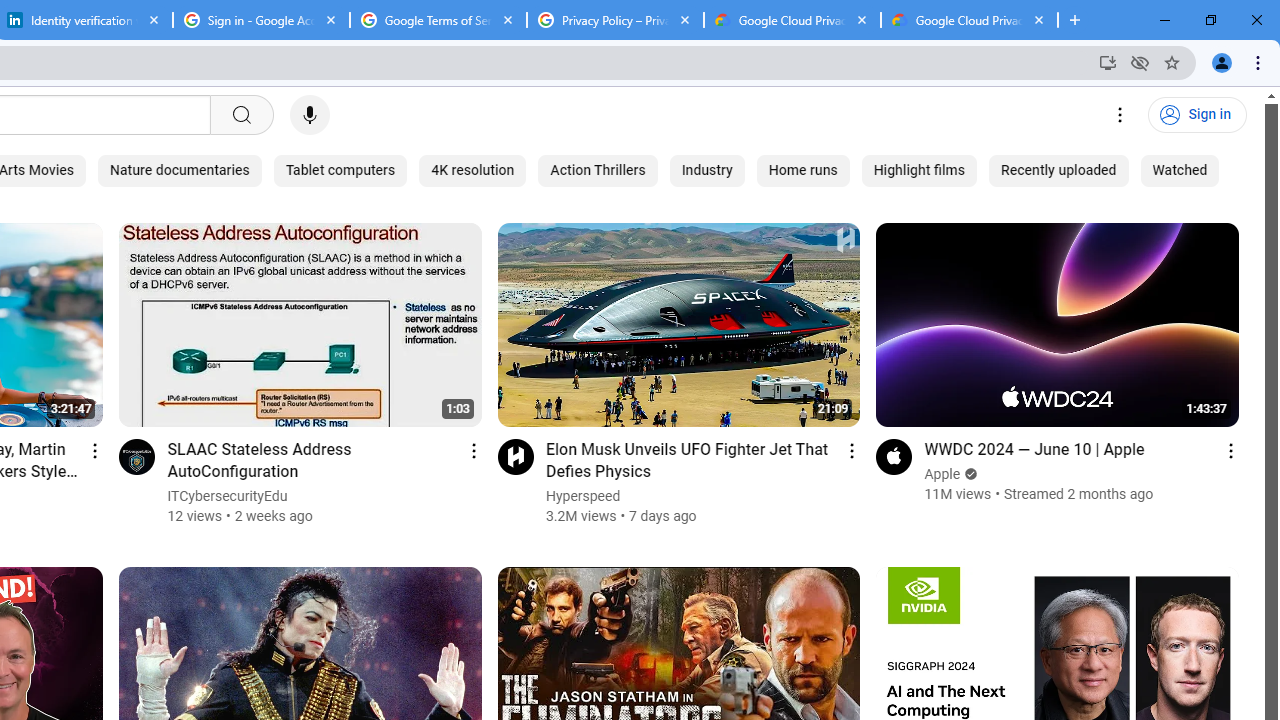 The width and height of the screenshot is (1280, 720). Describe the element at coordinates (471, 170) in the screenshot. I see `'4K resolution'` at that location.